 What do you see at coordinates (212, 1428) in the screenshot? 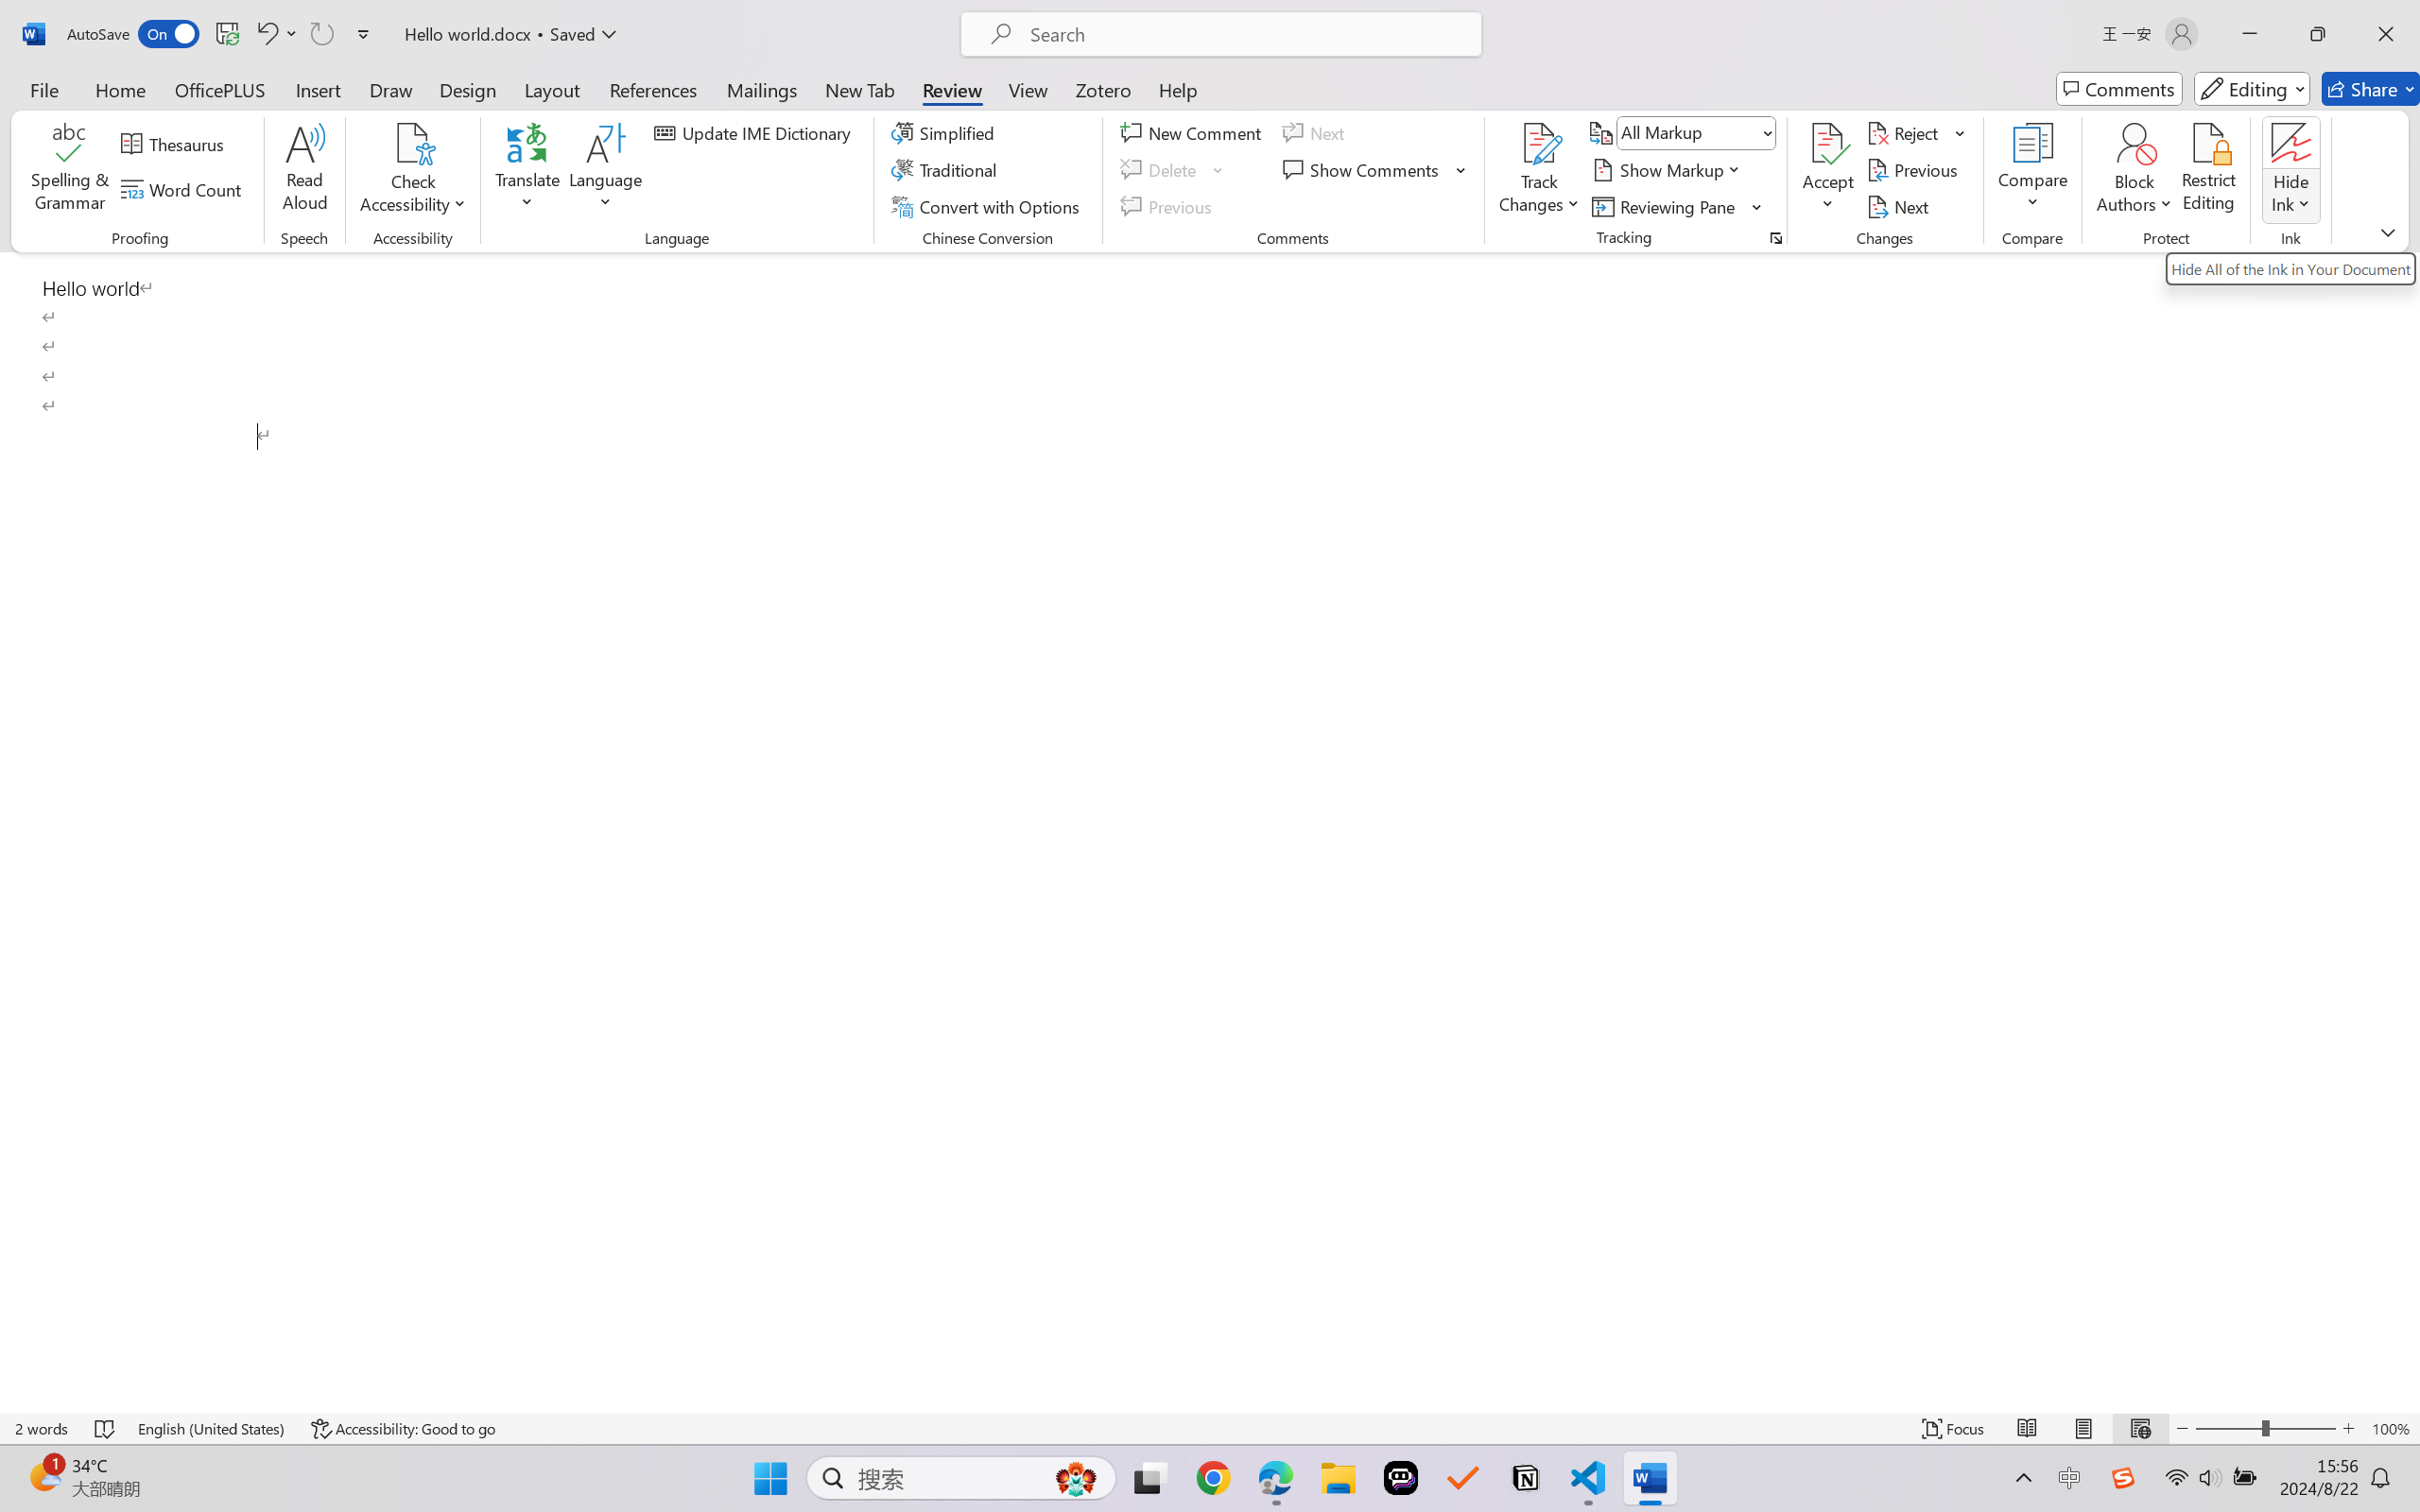
I see `'Language English (United States)'` at bounding box center [212, 1428].